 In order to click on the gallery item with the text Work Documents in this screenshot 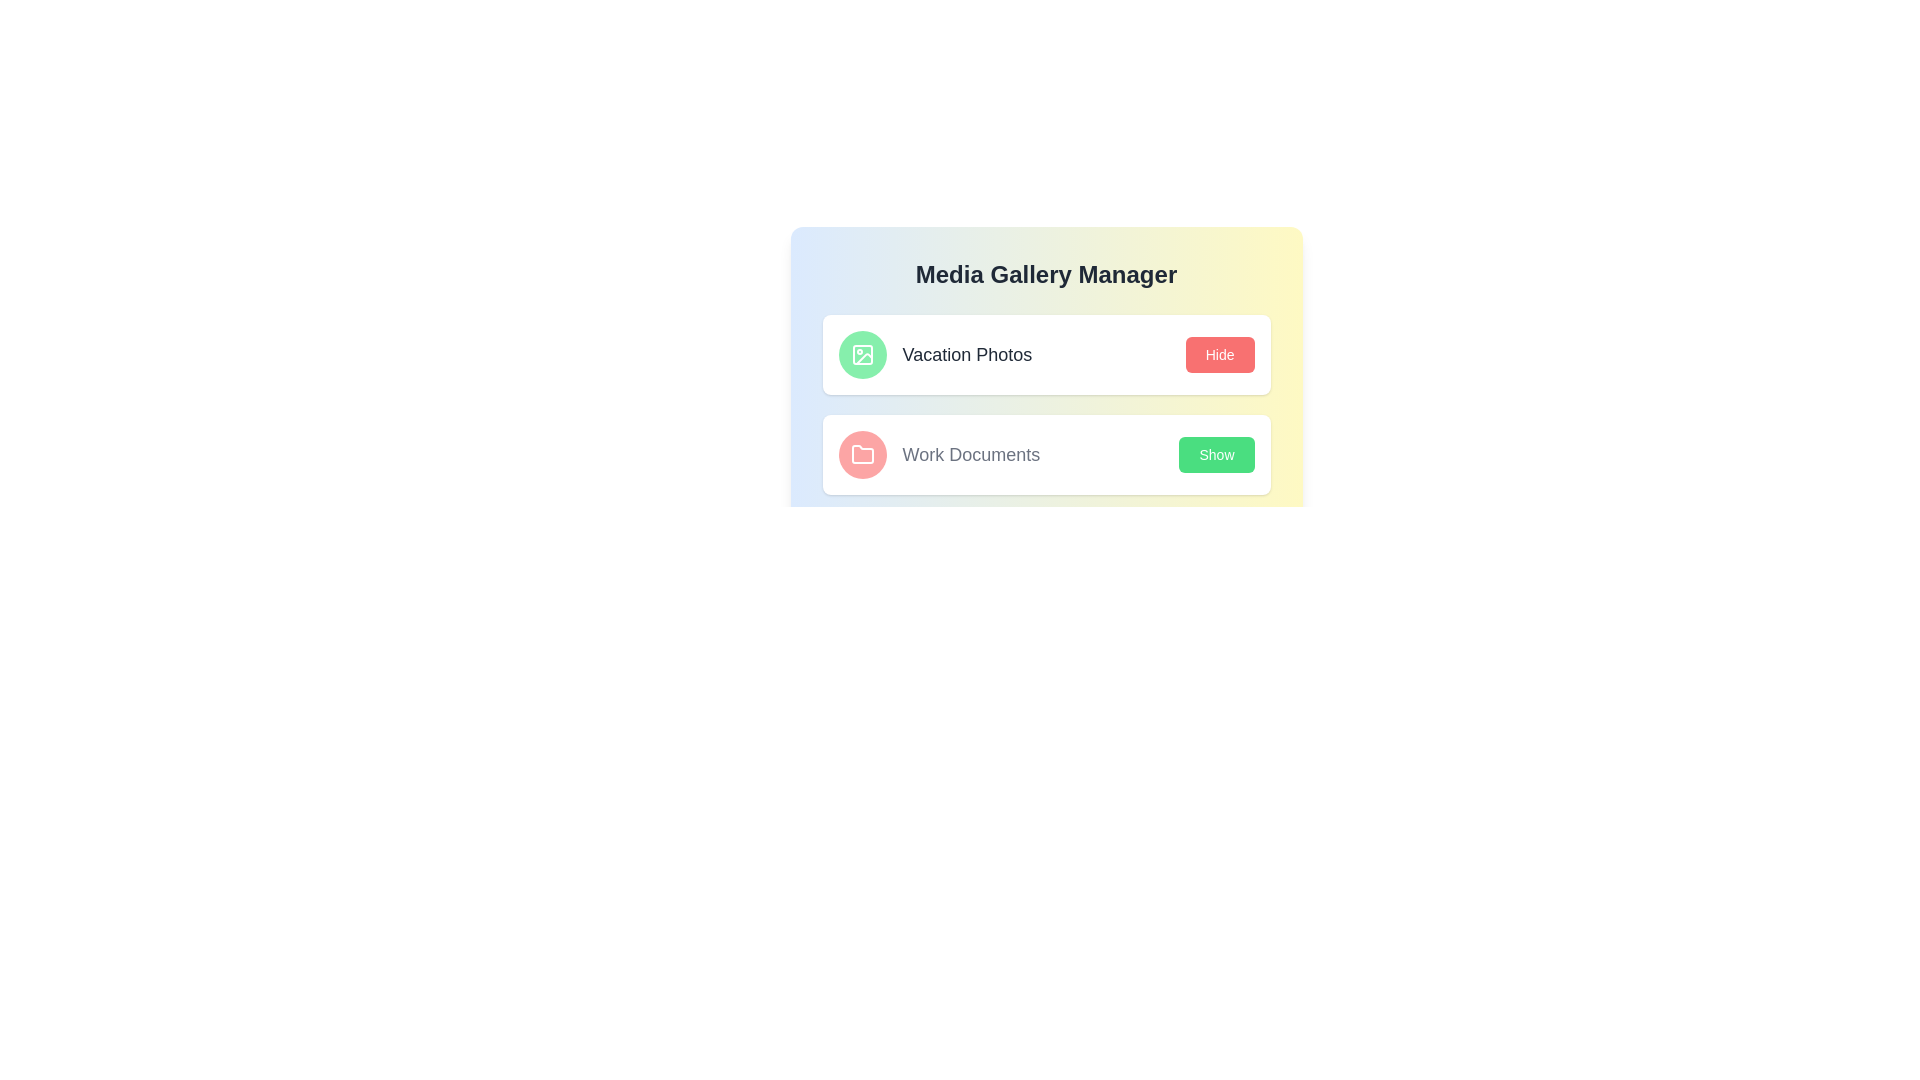, I will do `click(938, 455)`.